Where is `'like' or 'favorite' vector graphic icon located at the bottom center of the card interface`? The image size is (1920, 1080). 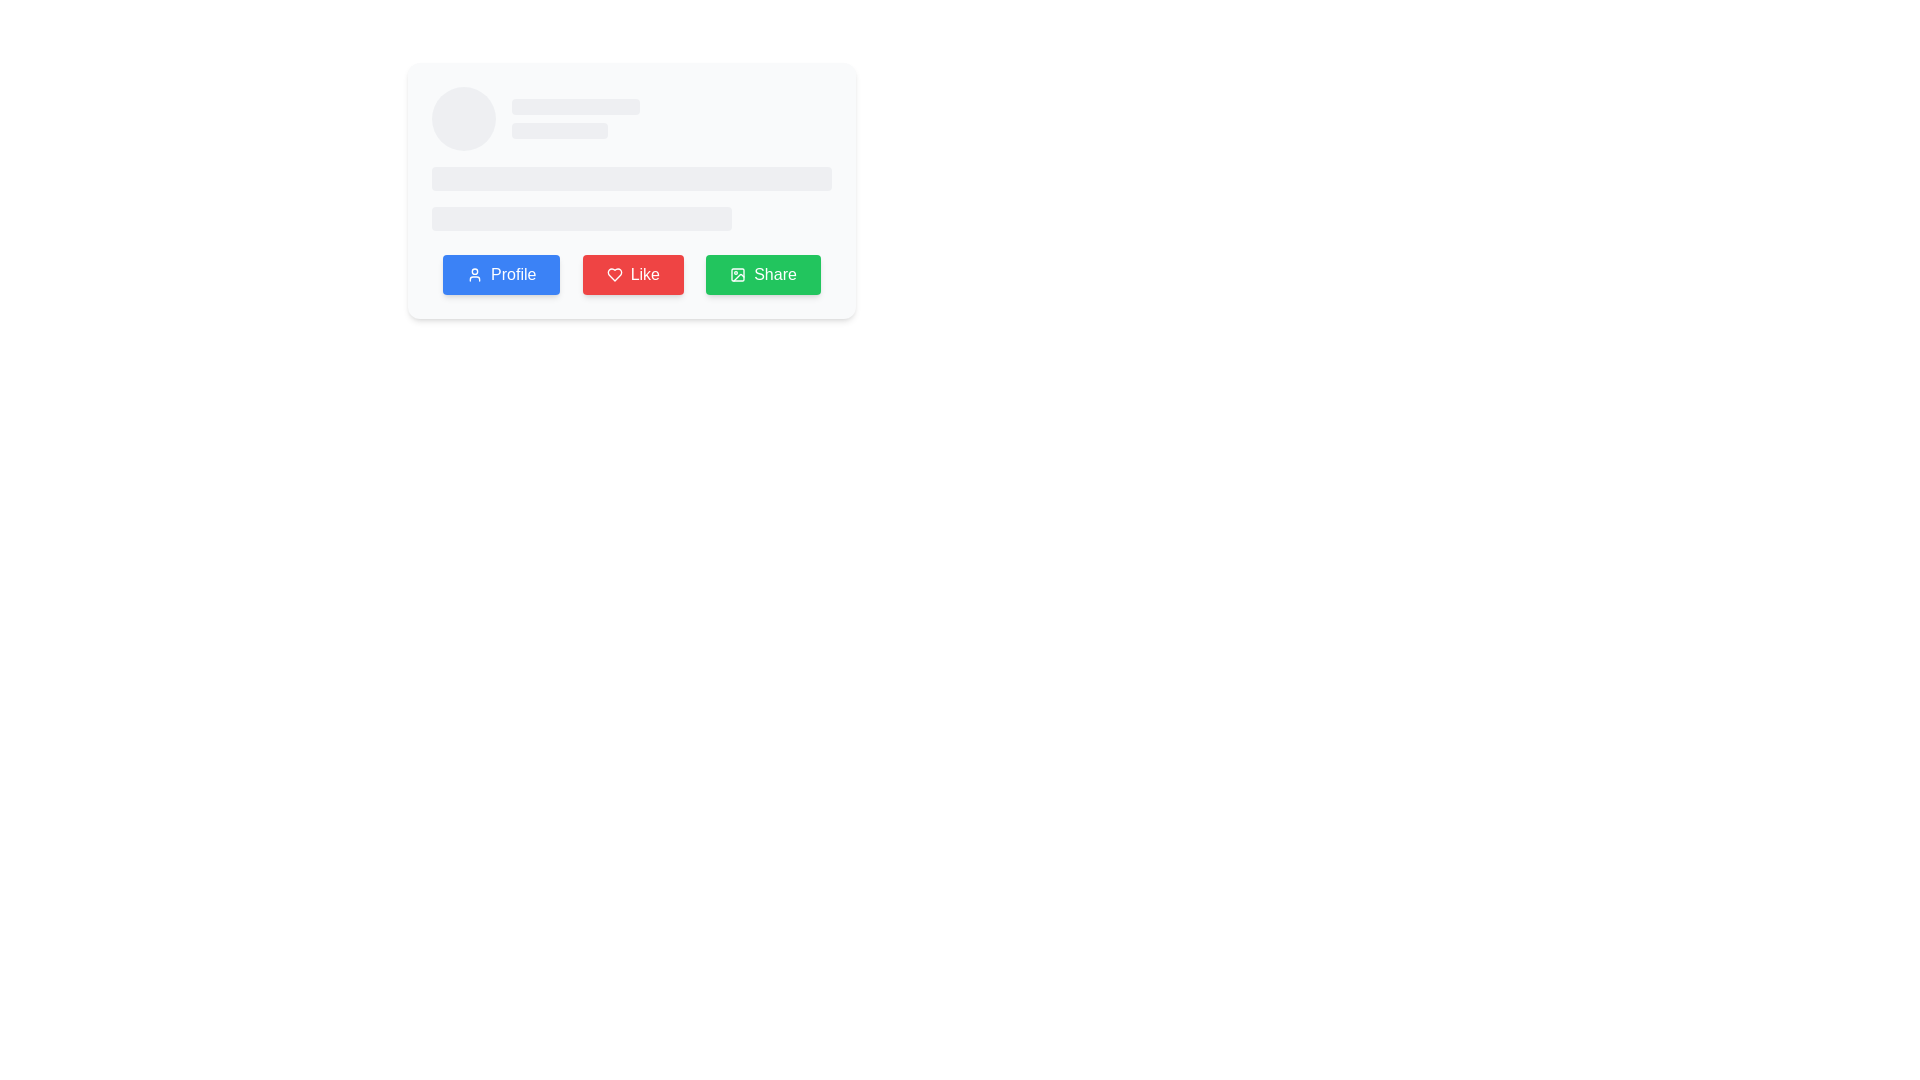 'like' or 'favorite' vector graphic icon located at the bottom center of the card interface is located at coordinates (613, 274).